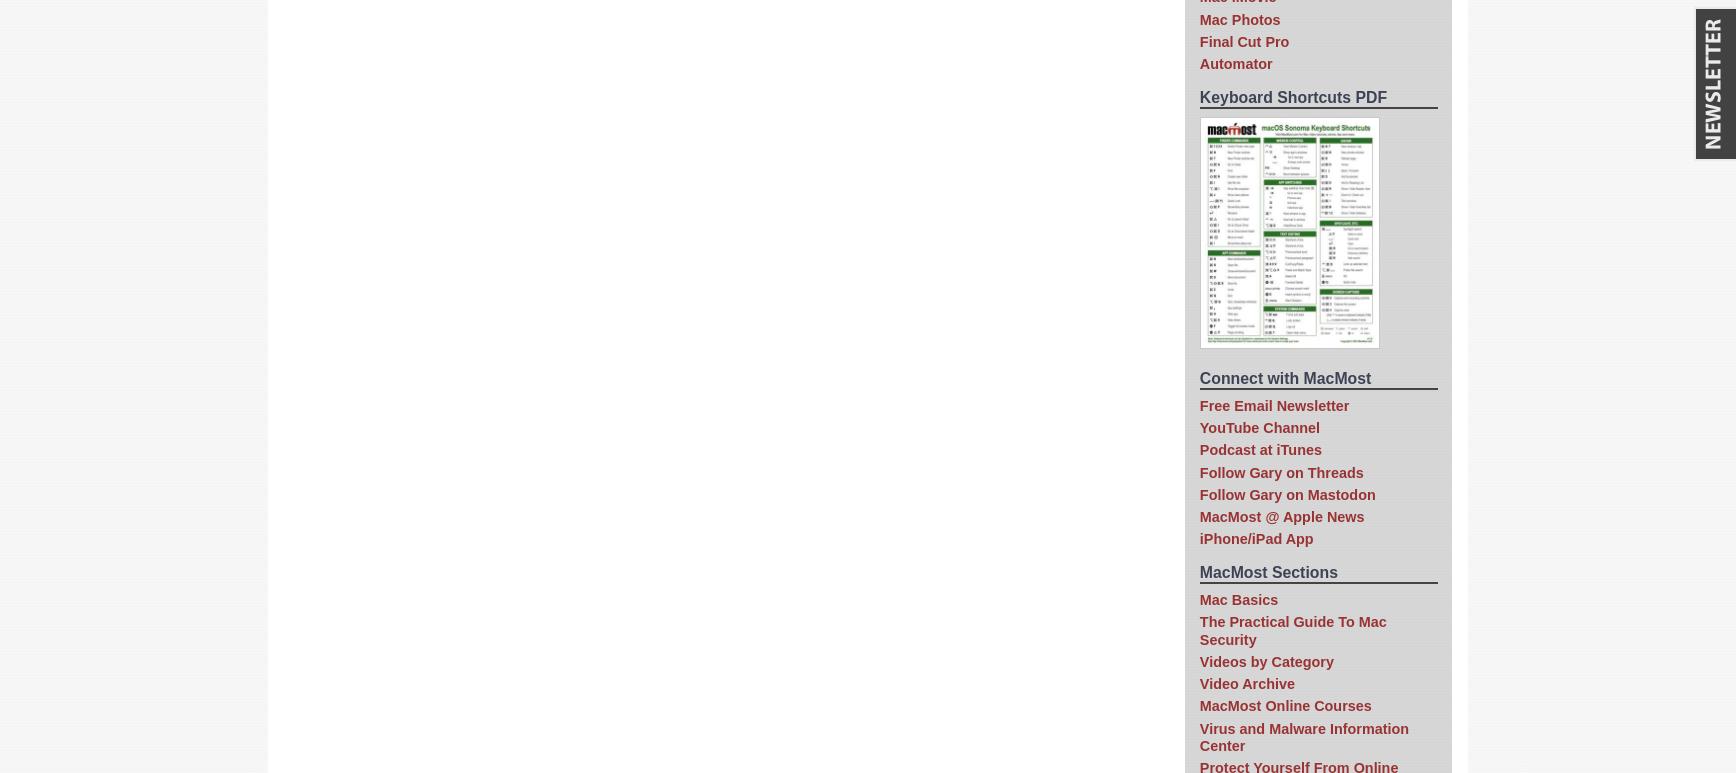  I want to click on 'Mac Basics', so click(1238, 597).